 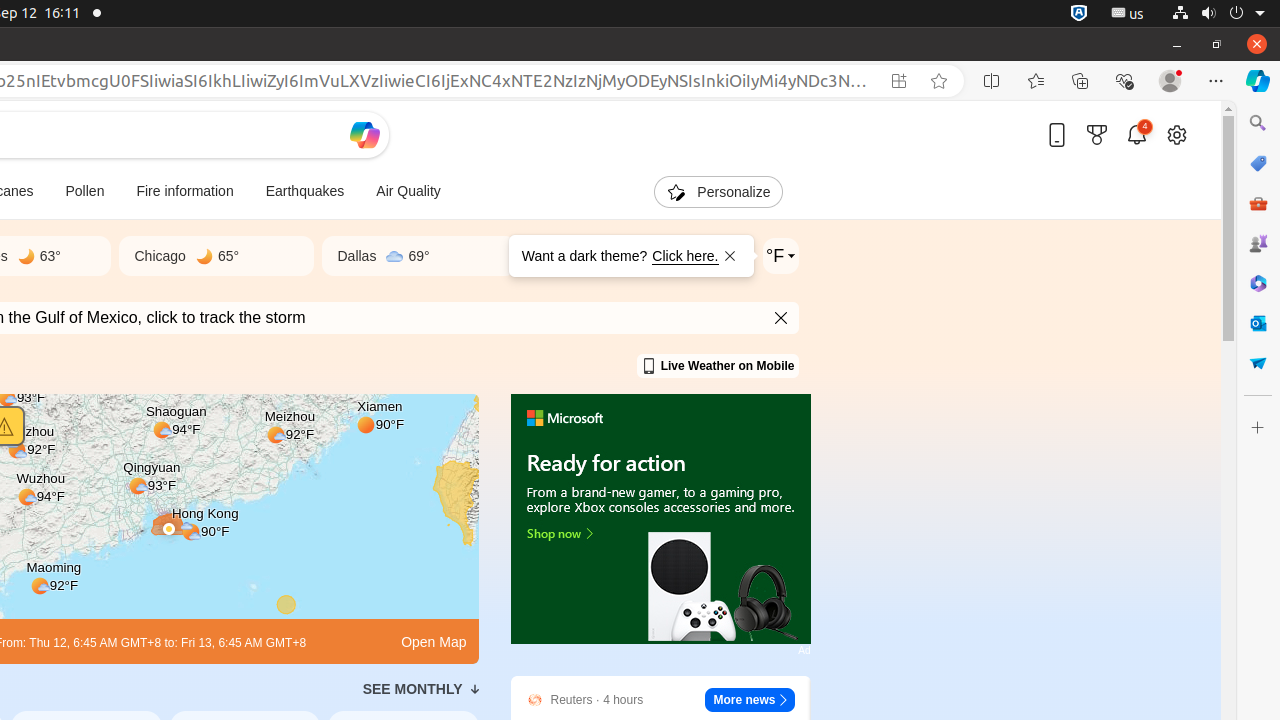 What do you see at coordinates (184, 192) in the screenshot?
I see `'Fire information'` at bounding box center [184, 192].